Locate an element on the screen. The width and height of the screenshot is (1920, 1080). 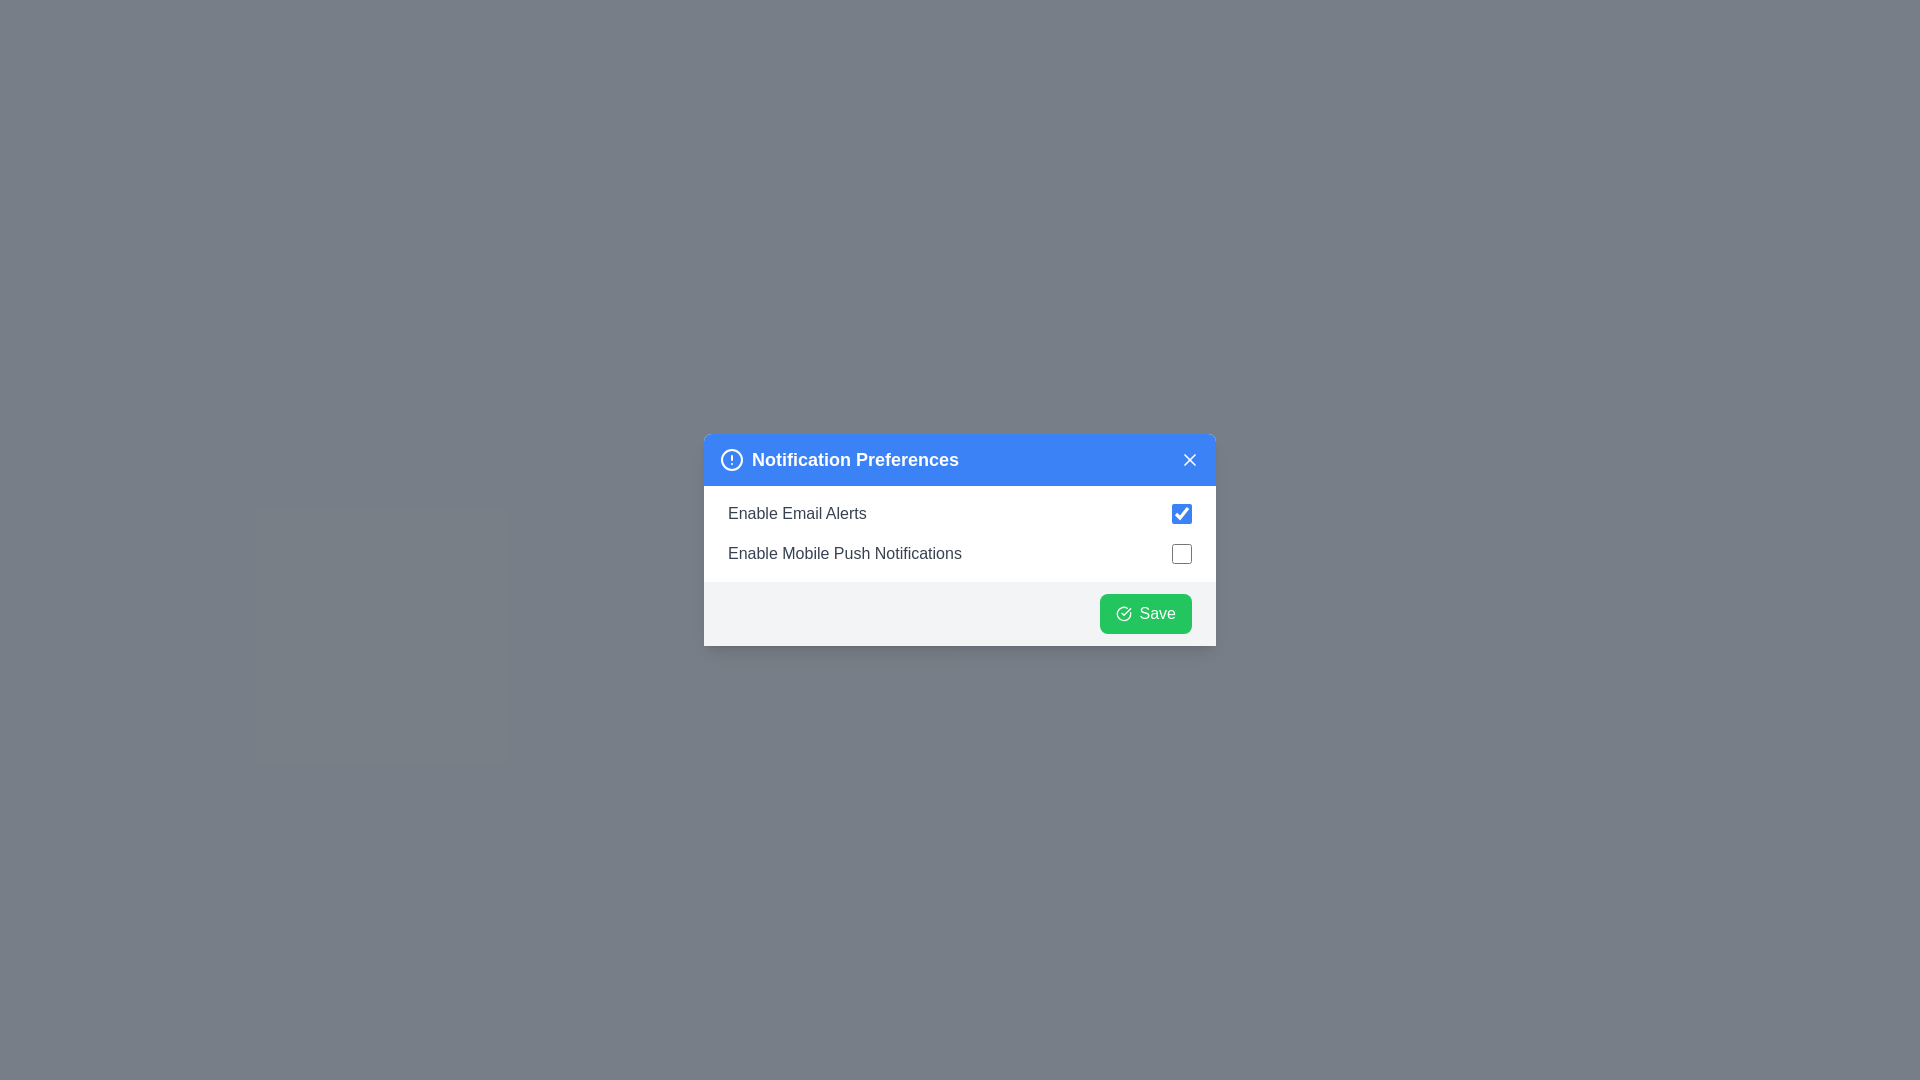
the circular green outlined icon with a checkmark that is part of the 'Save' button in the 'Notification Preferences' dialog box is located at coordinates (1123, 612).